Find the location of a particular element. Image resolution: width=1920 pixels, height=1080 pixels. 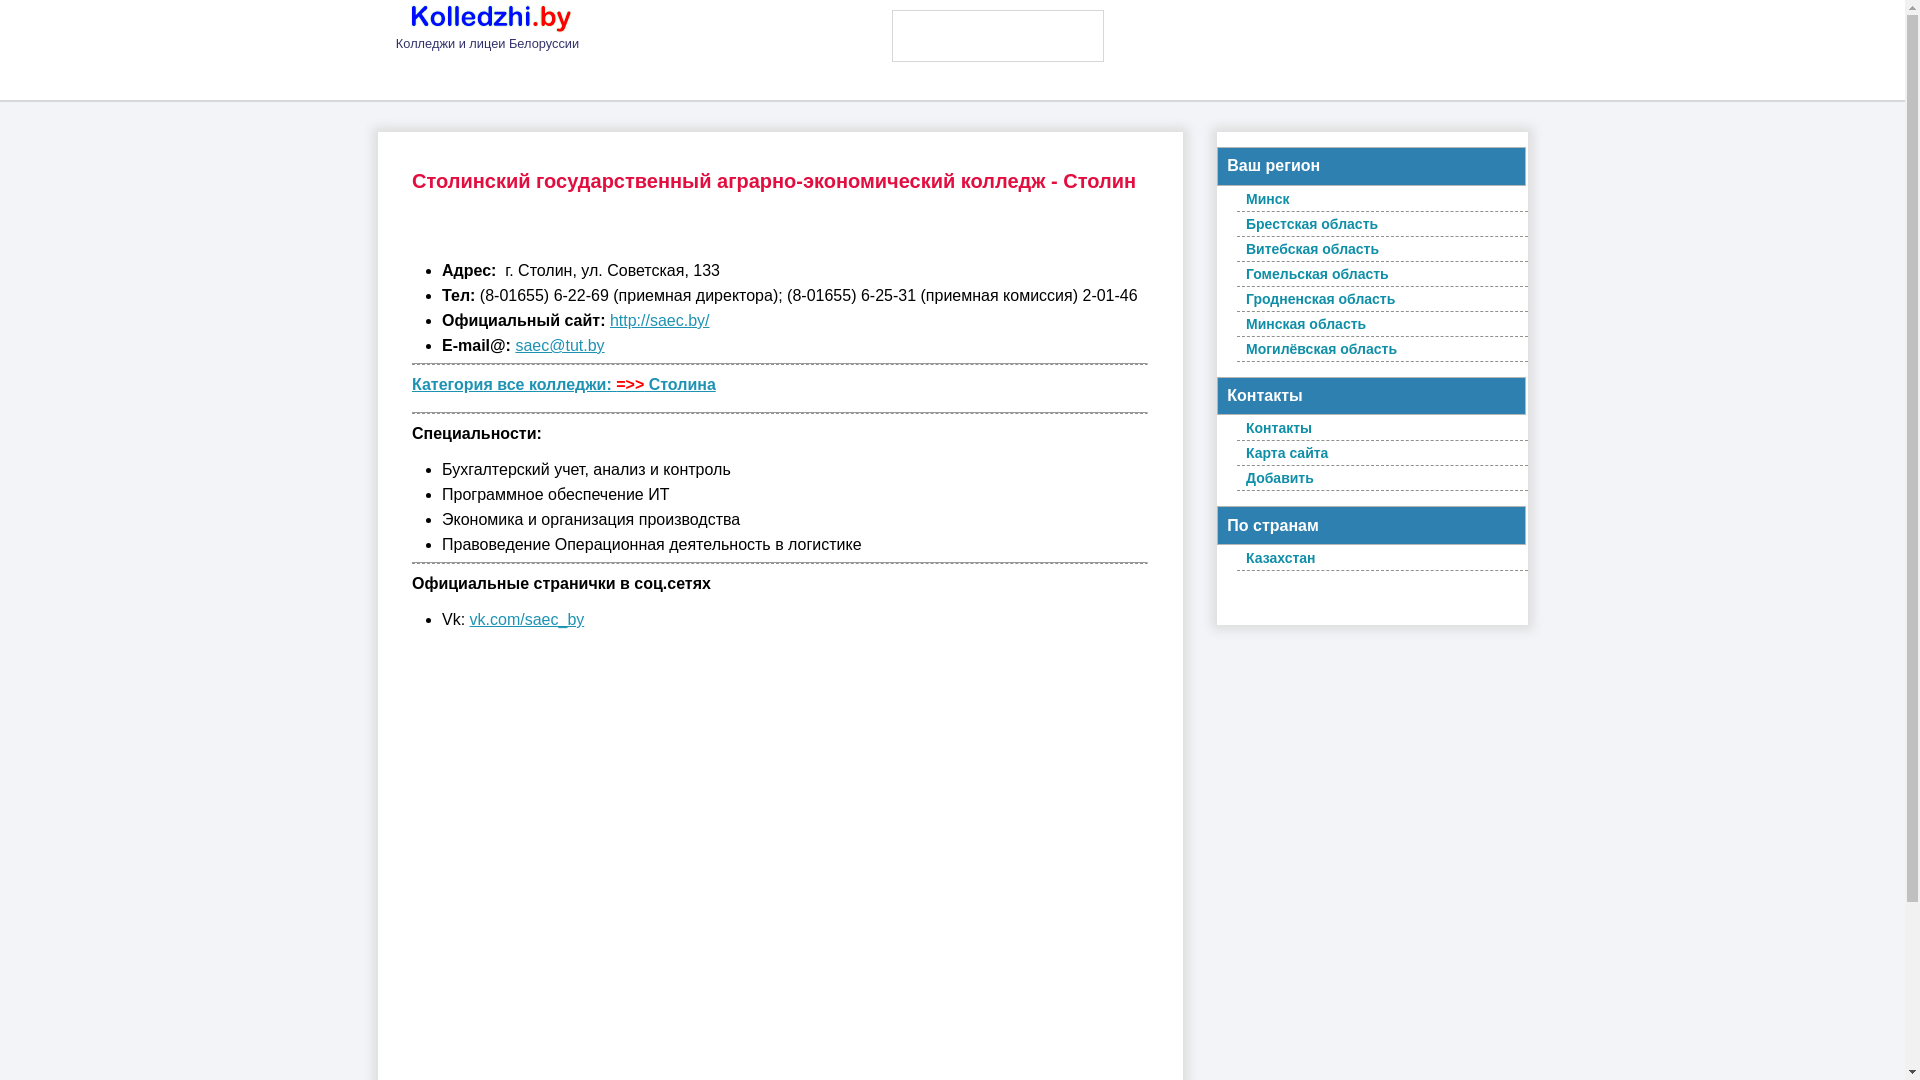

'http://saec.by/' is located at coordinates (608, 319).